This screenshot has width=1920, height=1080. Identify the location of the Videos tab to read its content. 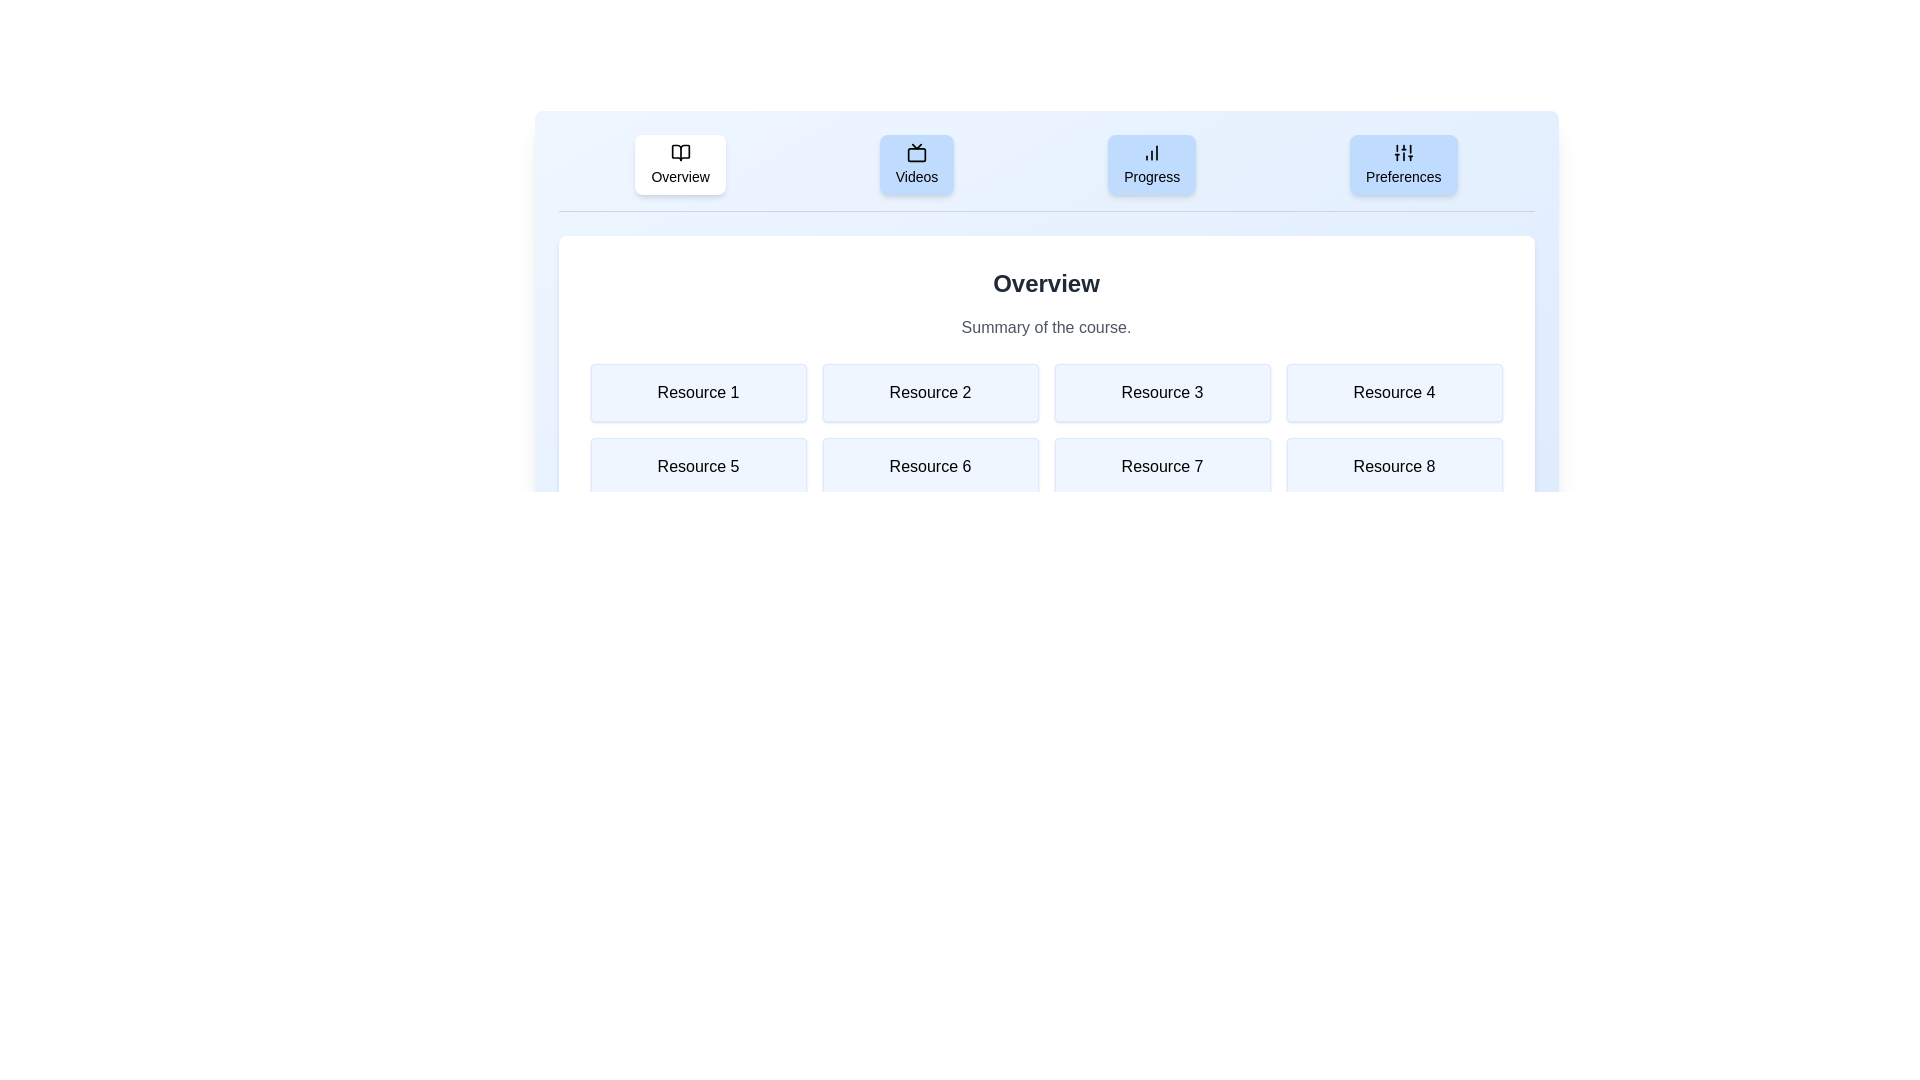
(915, 164).